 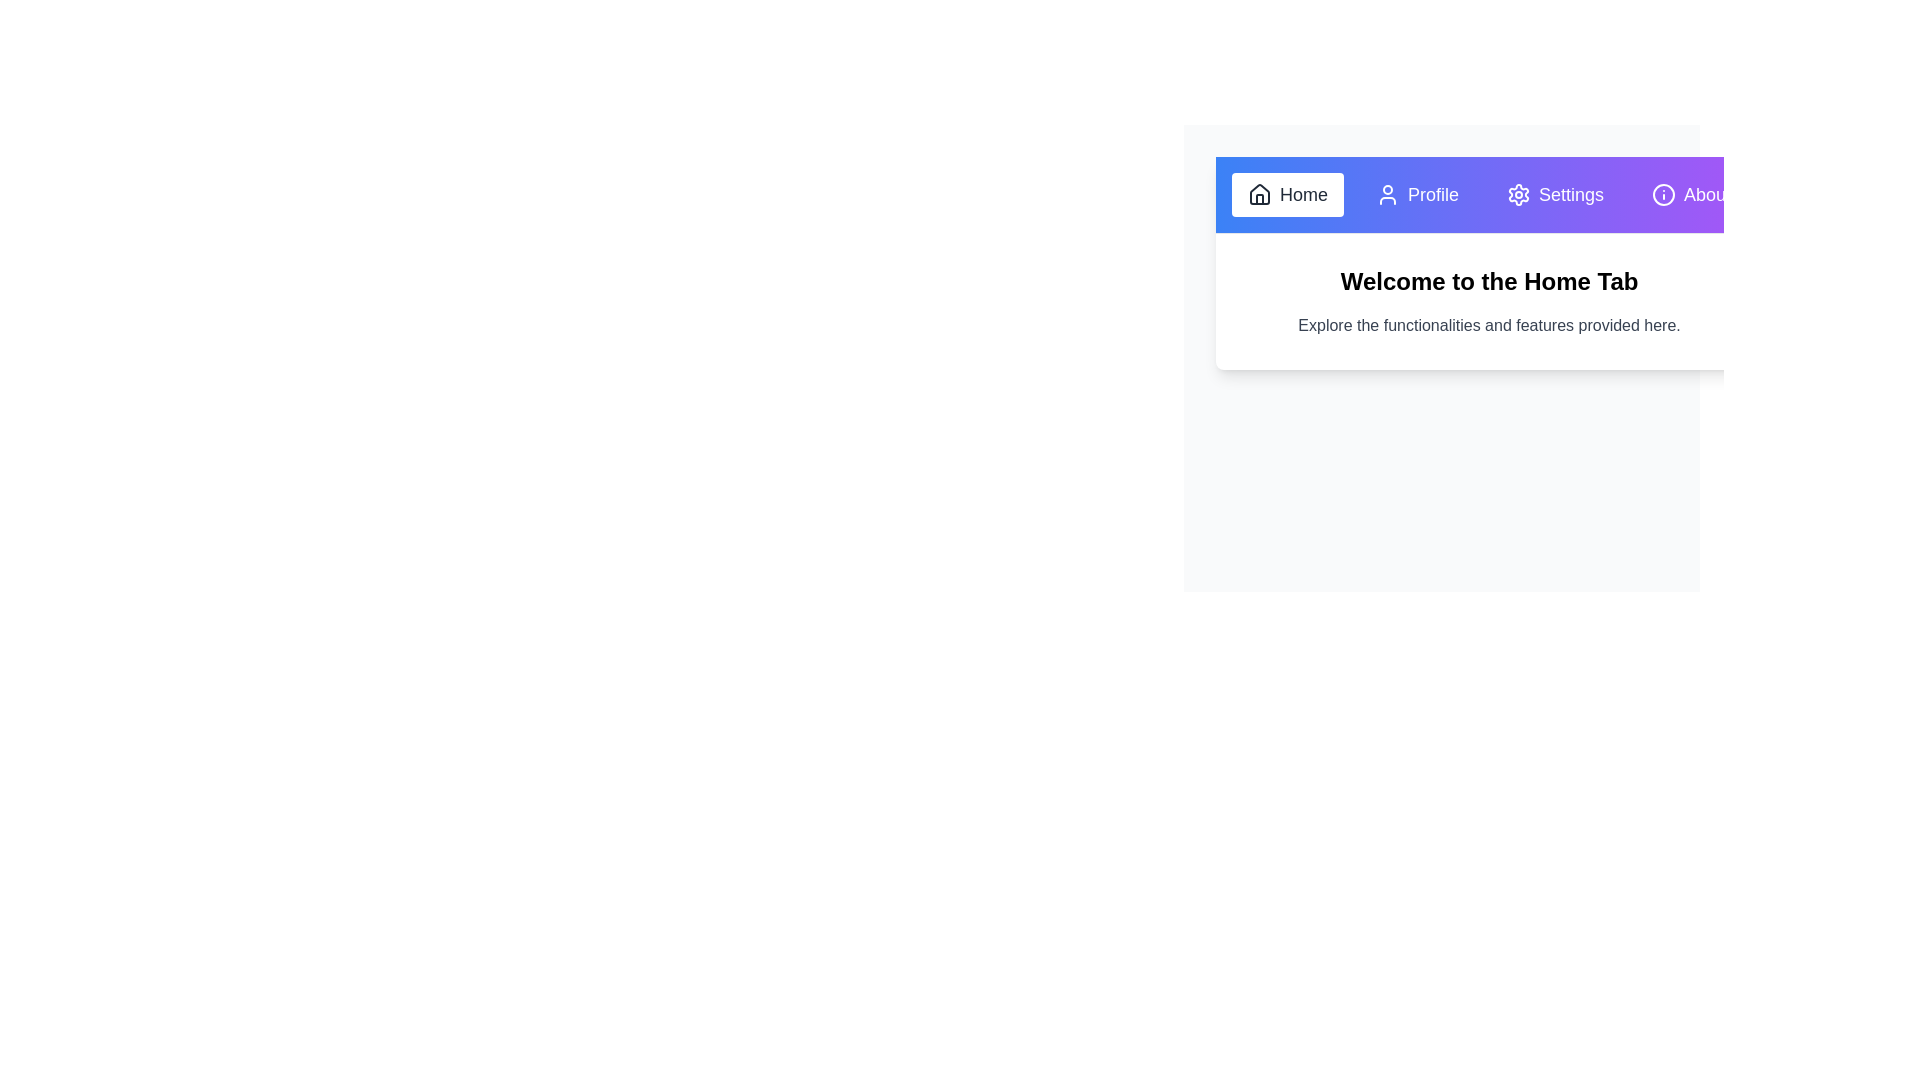 What do you see at coordinates (1519, 195) in the screenshot?
I see `the settings icon located in the top navigation bar, positioned next to the 'Profile' section on its left and the 'About' section on its right` at bounding box center [1519, 195].